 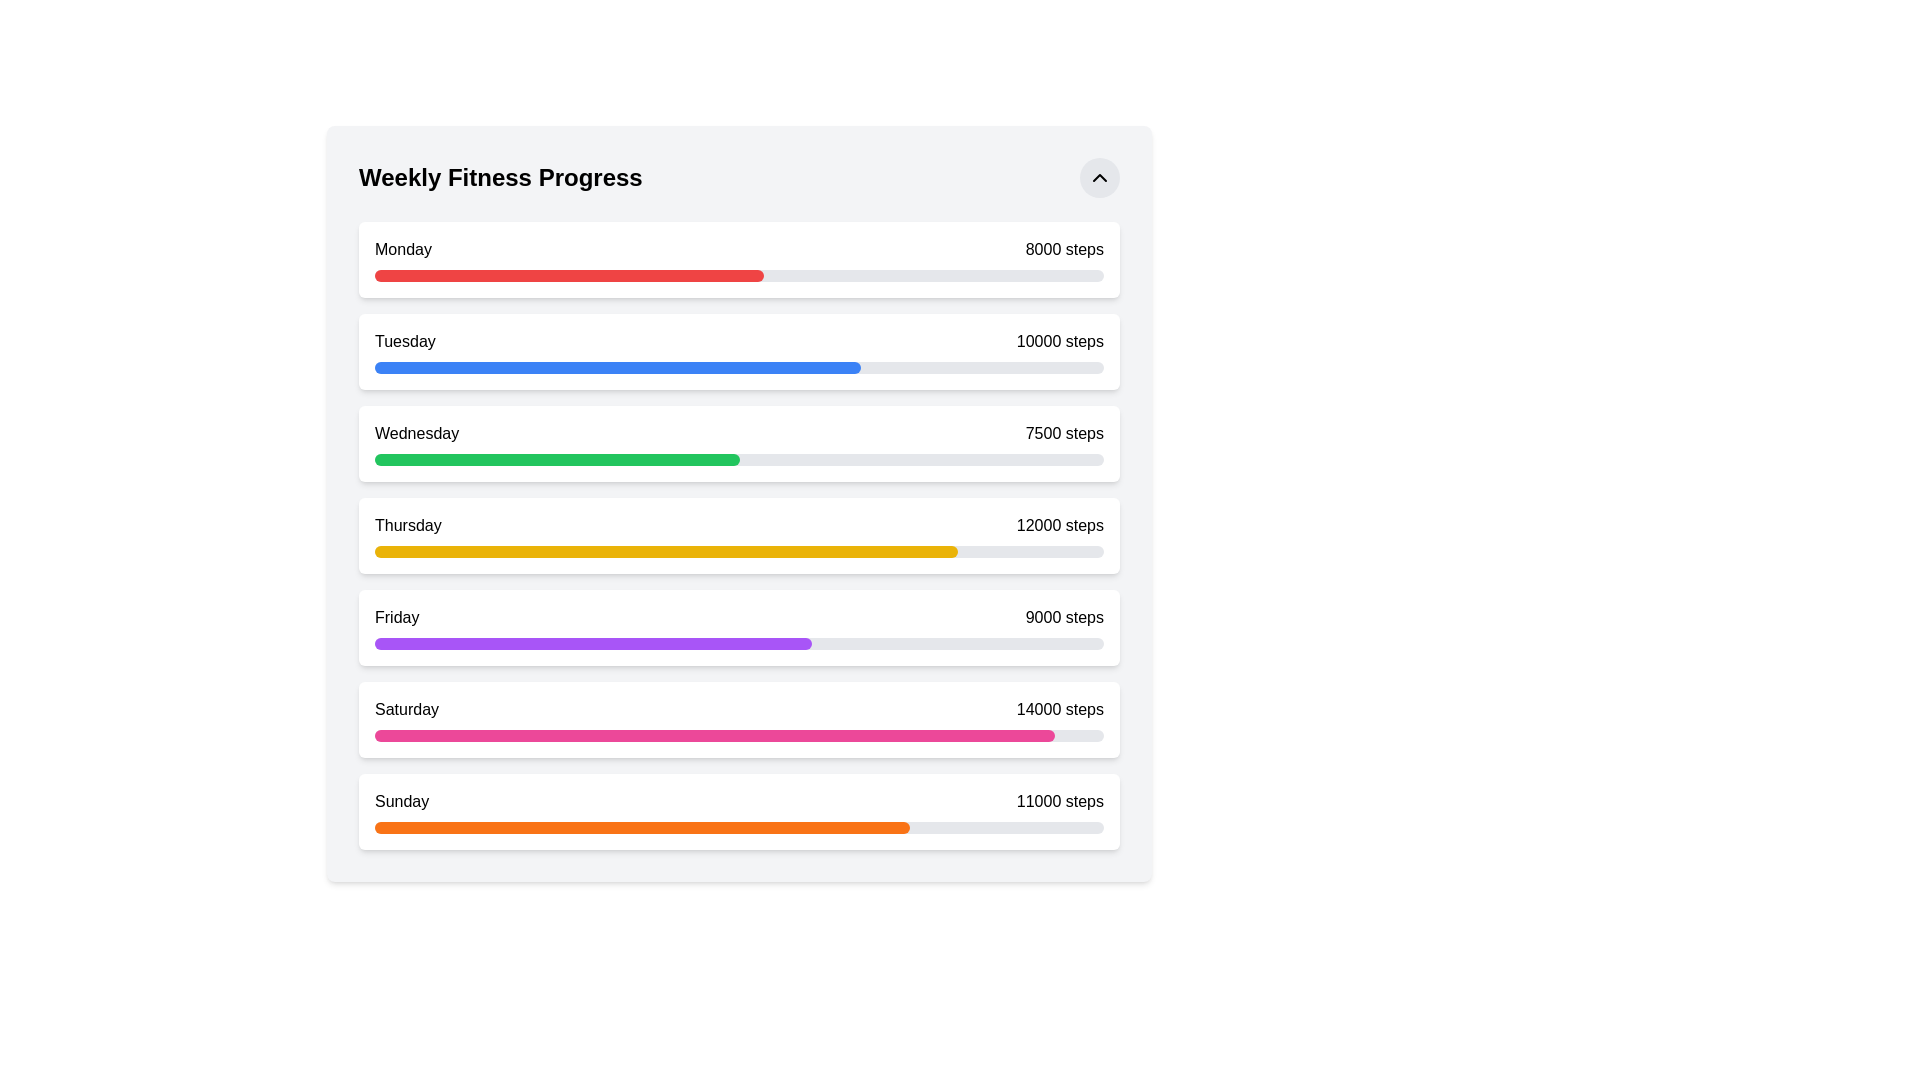 I want to click on the progress bar labeled 'Monday' that visually represents the step count for the day, located near the top of the interface, so click(x=738, y=276).